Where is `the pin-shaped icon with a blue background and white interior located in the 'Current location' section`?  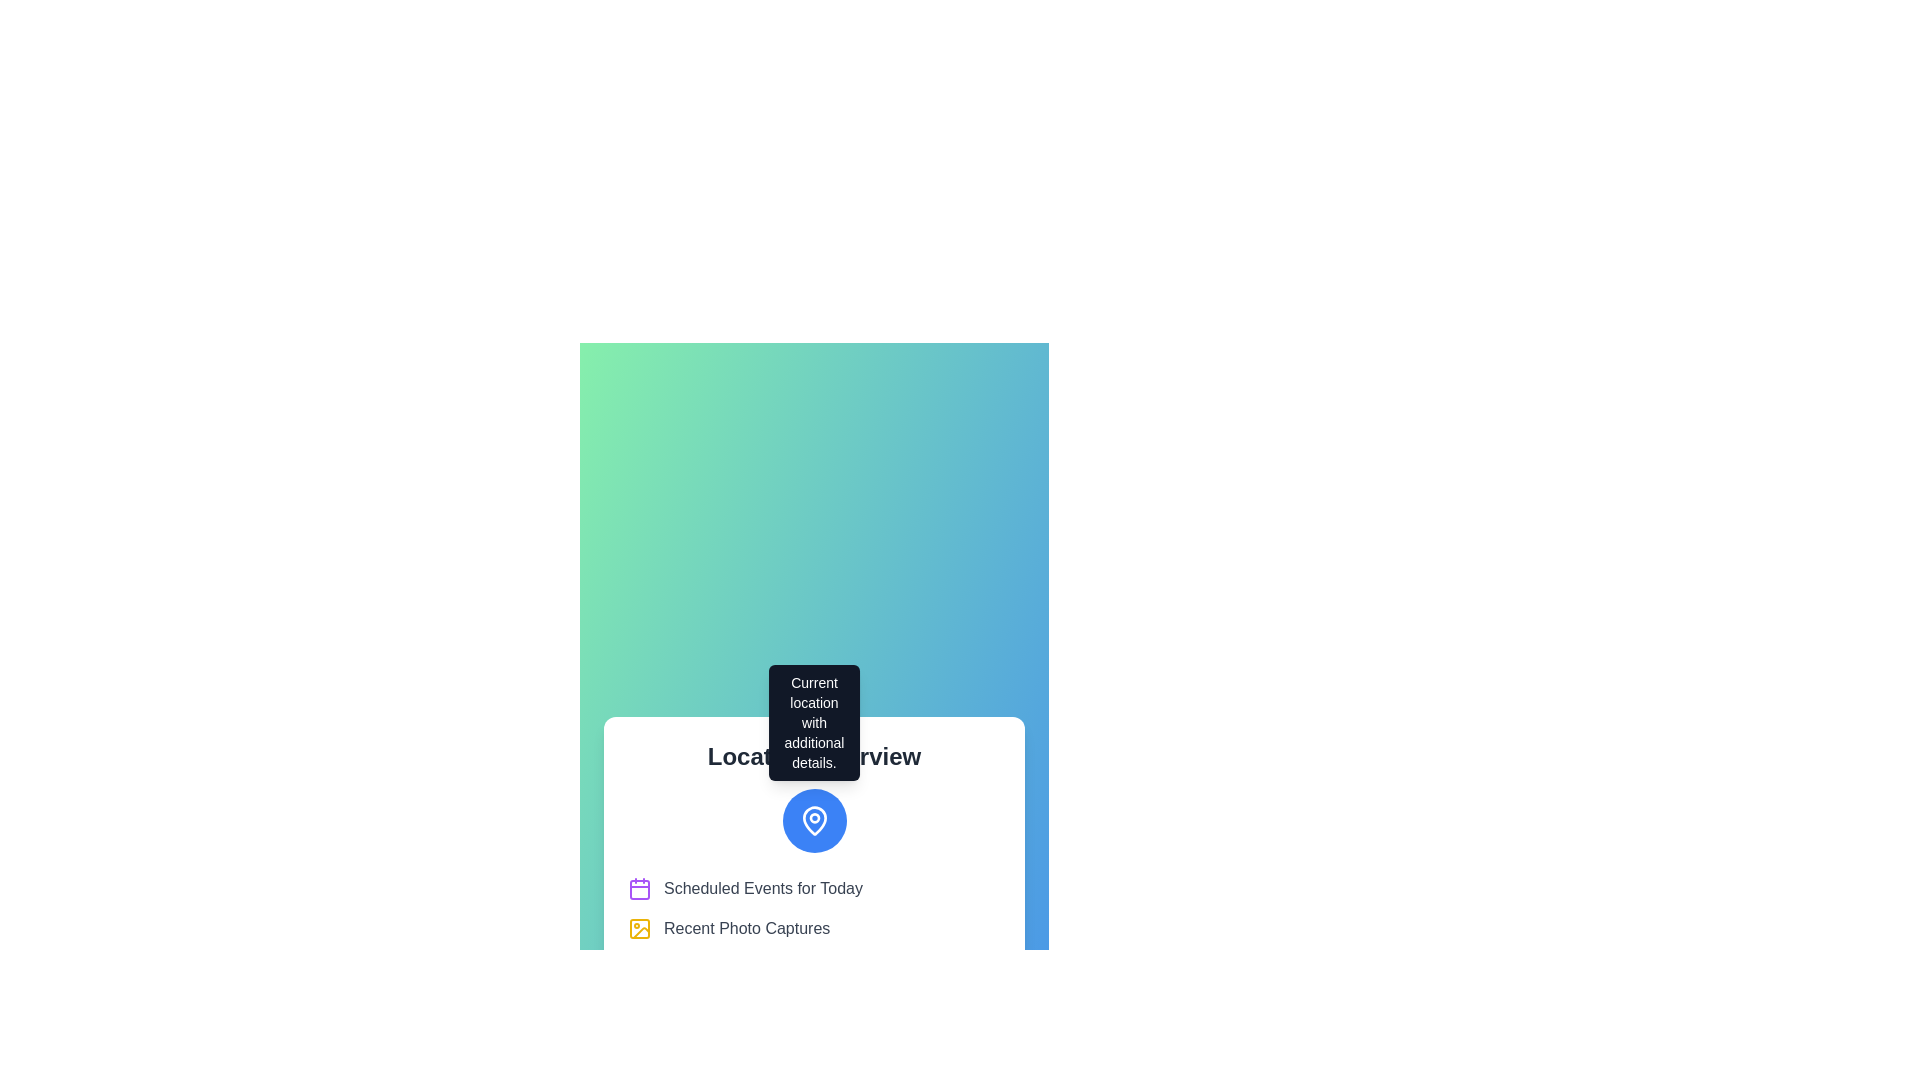 the pin-shaped icon with a blue background and white interior located in the 'Current location' section is located at coordinates (814, 821).